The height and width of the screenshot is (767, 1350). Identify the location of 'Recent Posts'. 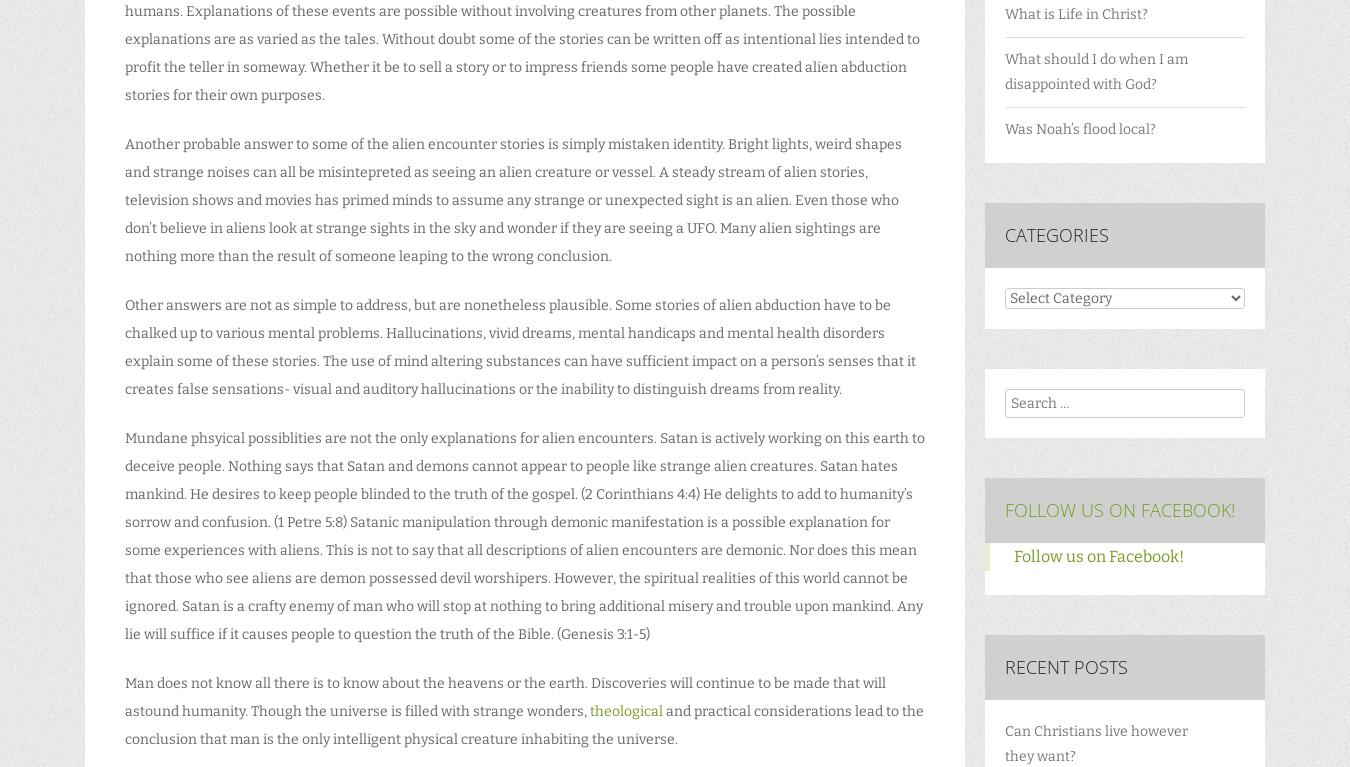
(1066, 666).